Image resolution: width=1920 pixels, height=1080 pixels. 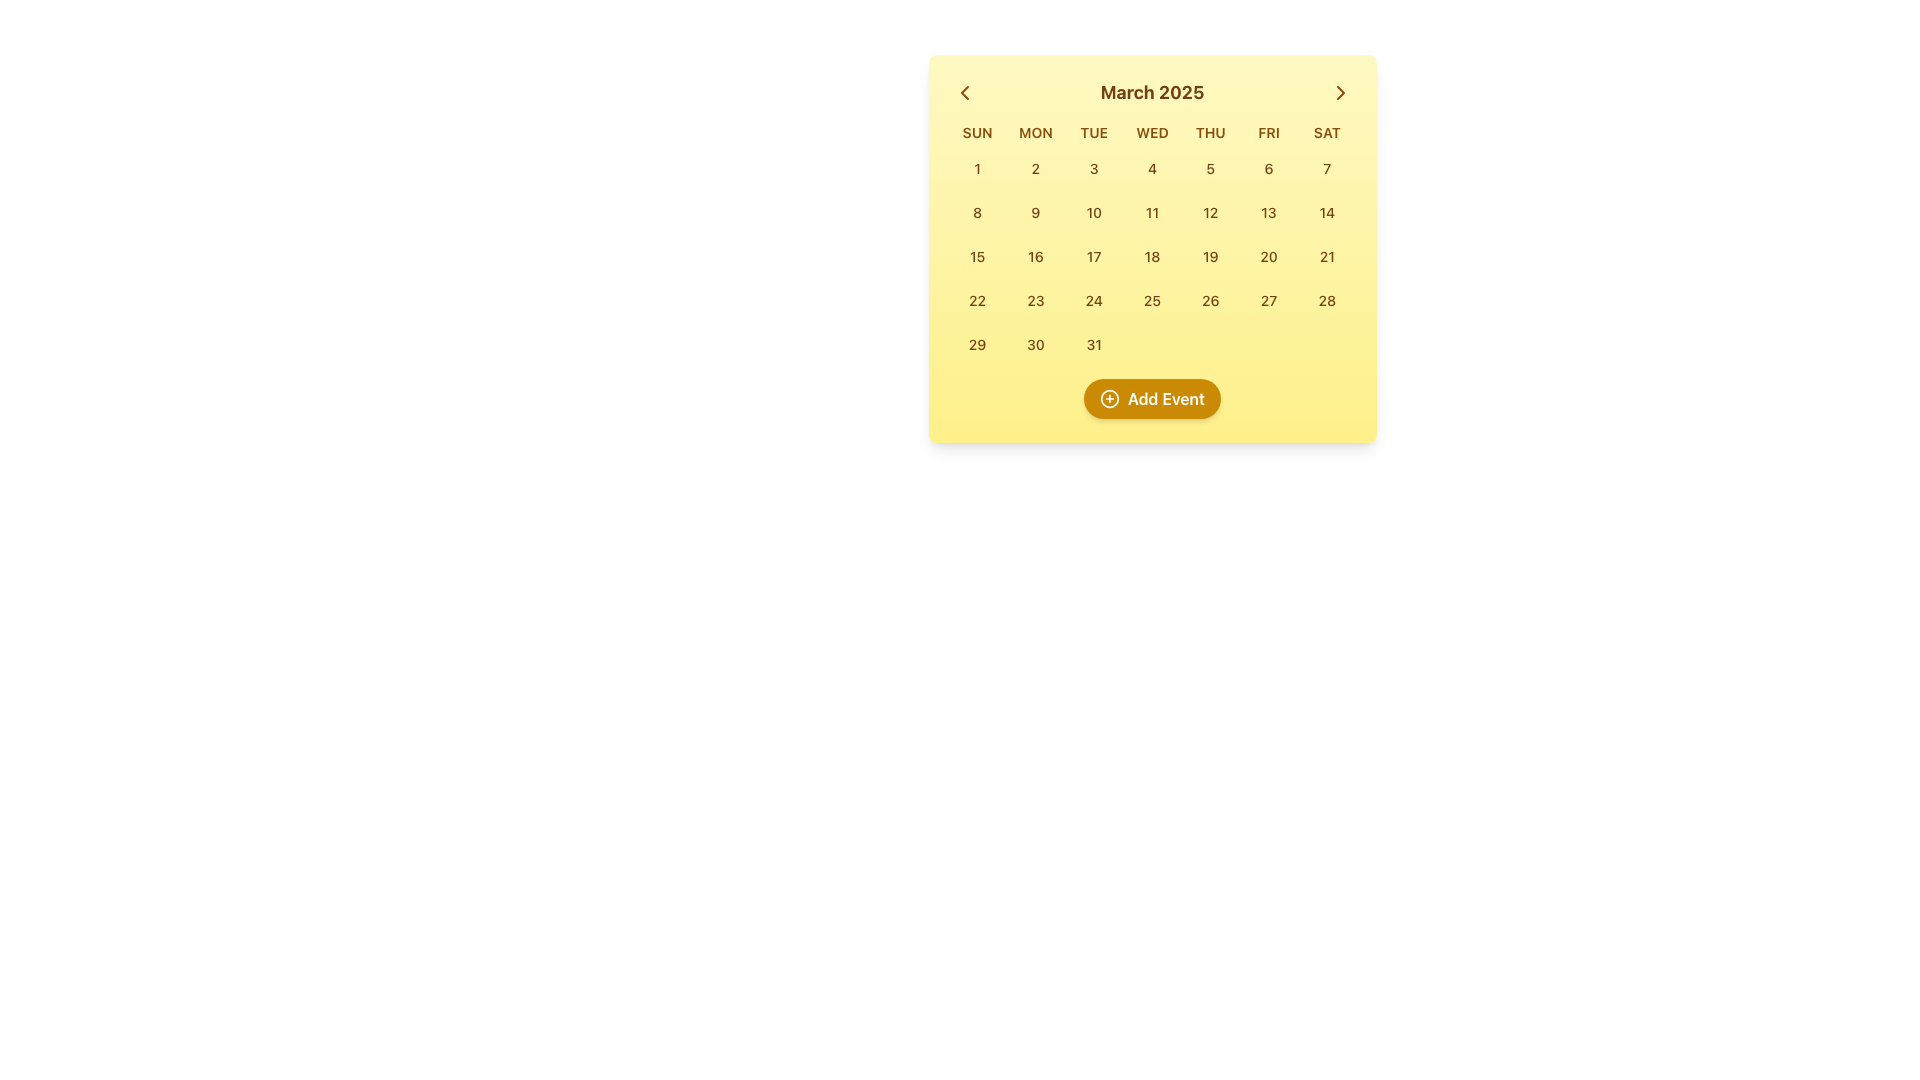 What do you see at coordinates (1108, 398) in the screenshot?
I see `the circular icon with a plus sign at the bottom left of the 'Add Event' button in the calendar panel` at bounding box center [1108, 398].